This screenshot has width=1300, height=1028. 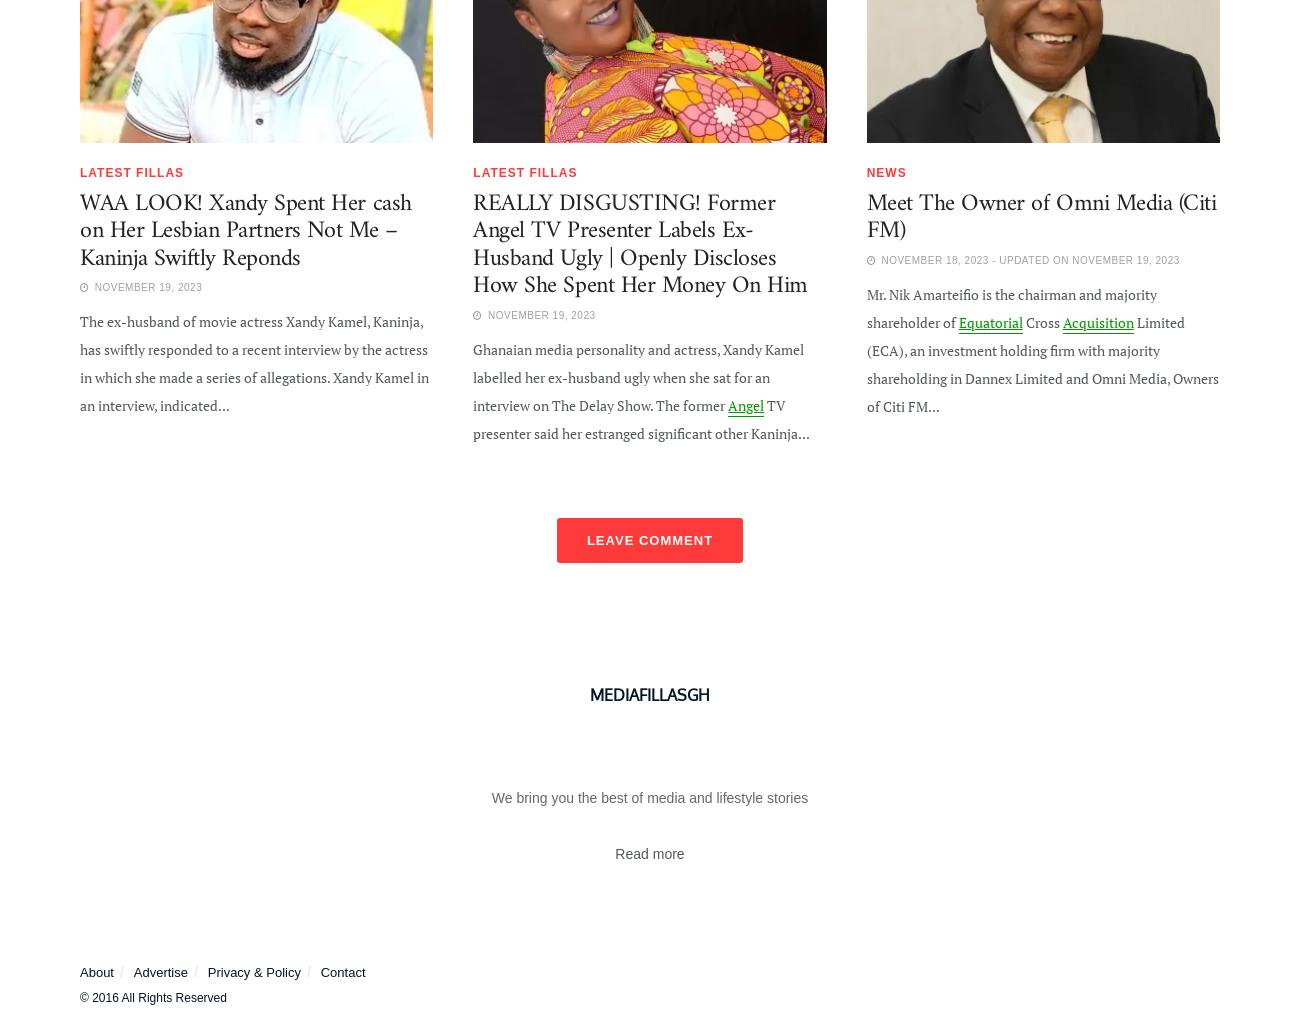 I want to click on 'Advertise', so click(x=159, y=971).